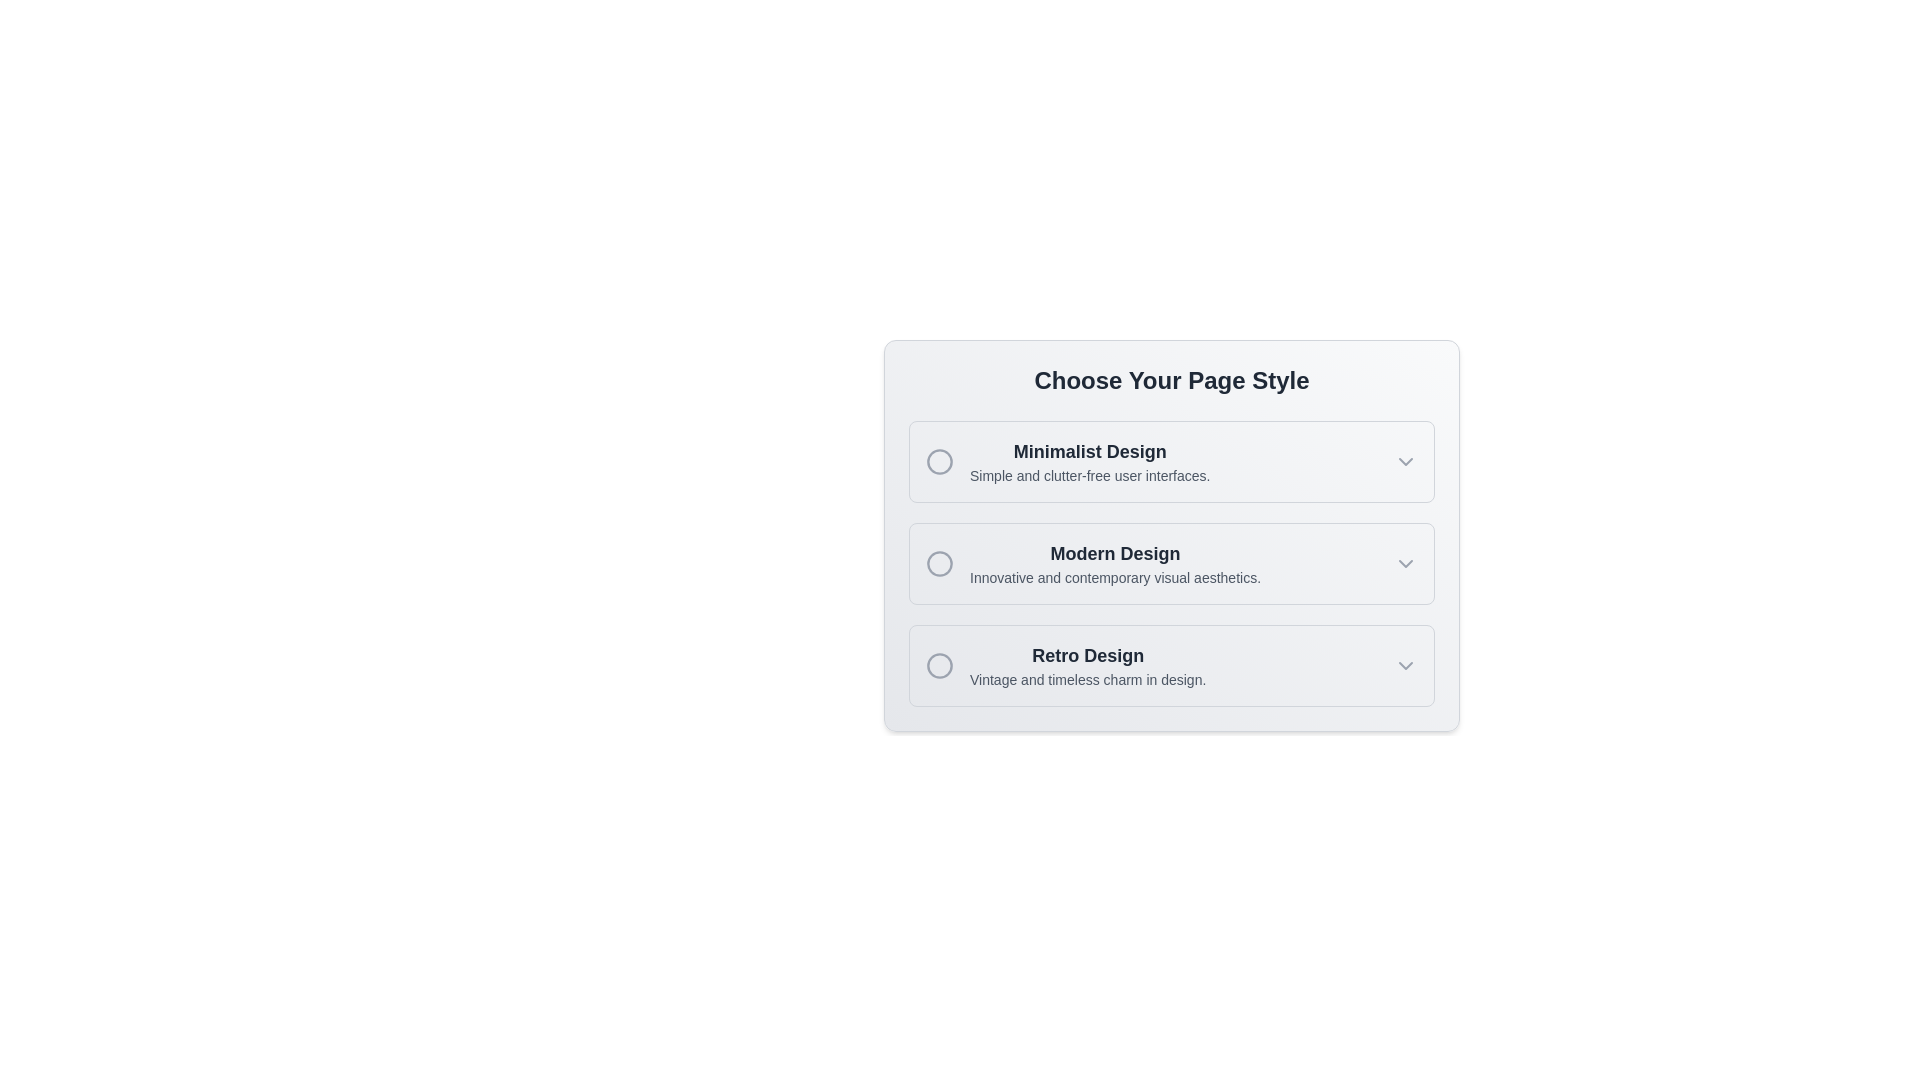 The image size is (1920, 1080). Describe the element at coordinates (1405, 462) in the screenshot. I see `the icon button located in the 'Choose Your Page Style' panel` at that location.